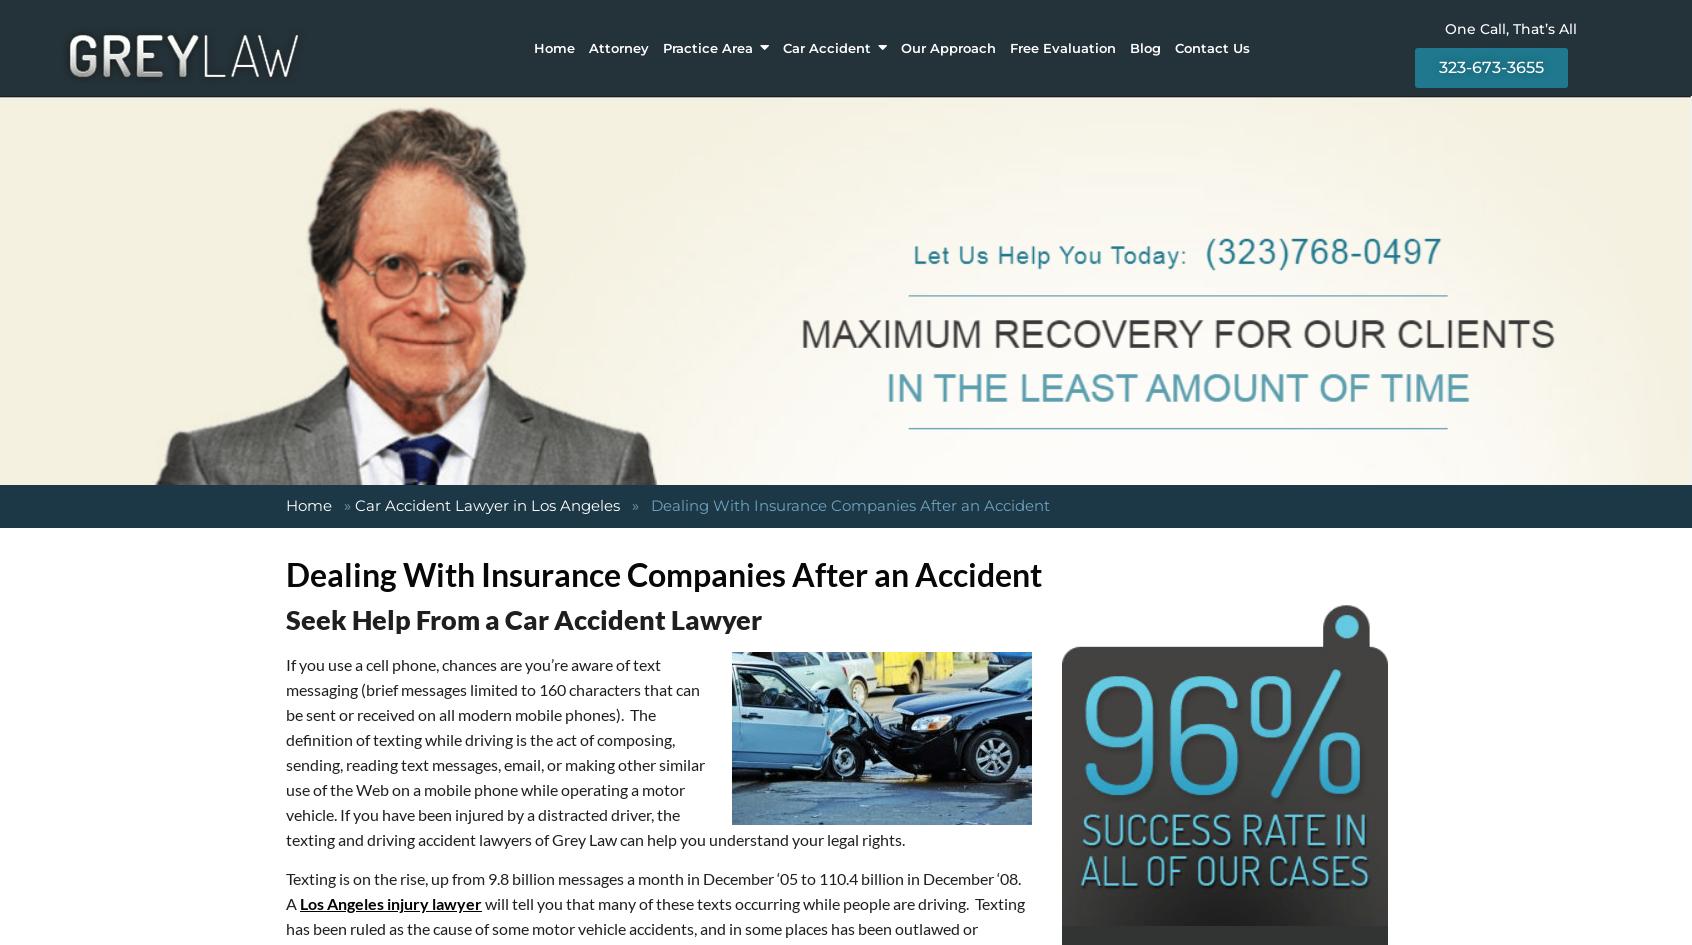 The image size is (1692, 945). I want to click on 'DANGEROUS PRODUCTS', so click(1012, 110).